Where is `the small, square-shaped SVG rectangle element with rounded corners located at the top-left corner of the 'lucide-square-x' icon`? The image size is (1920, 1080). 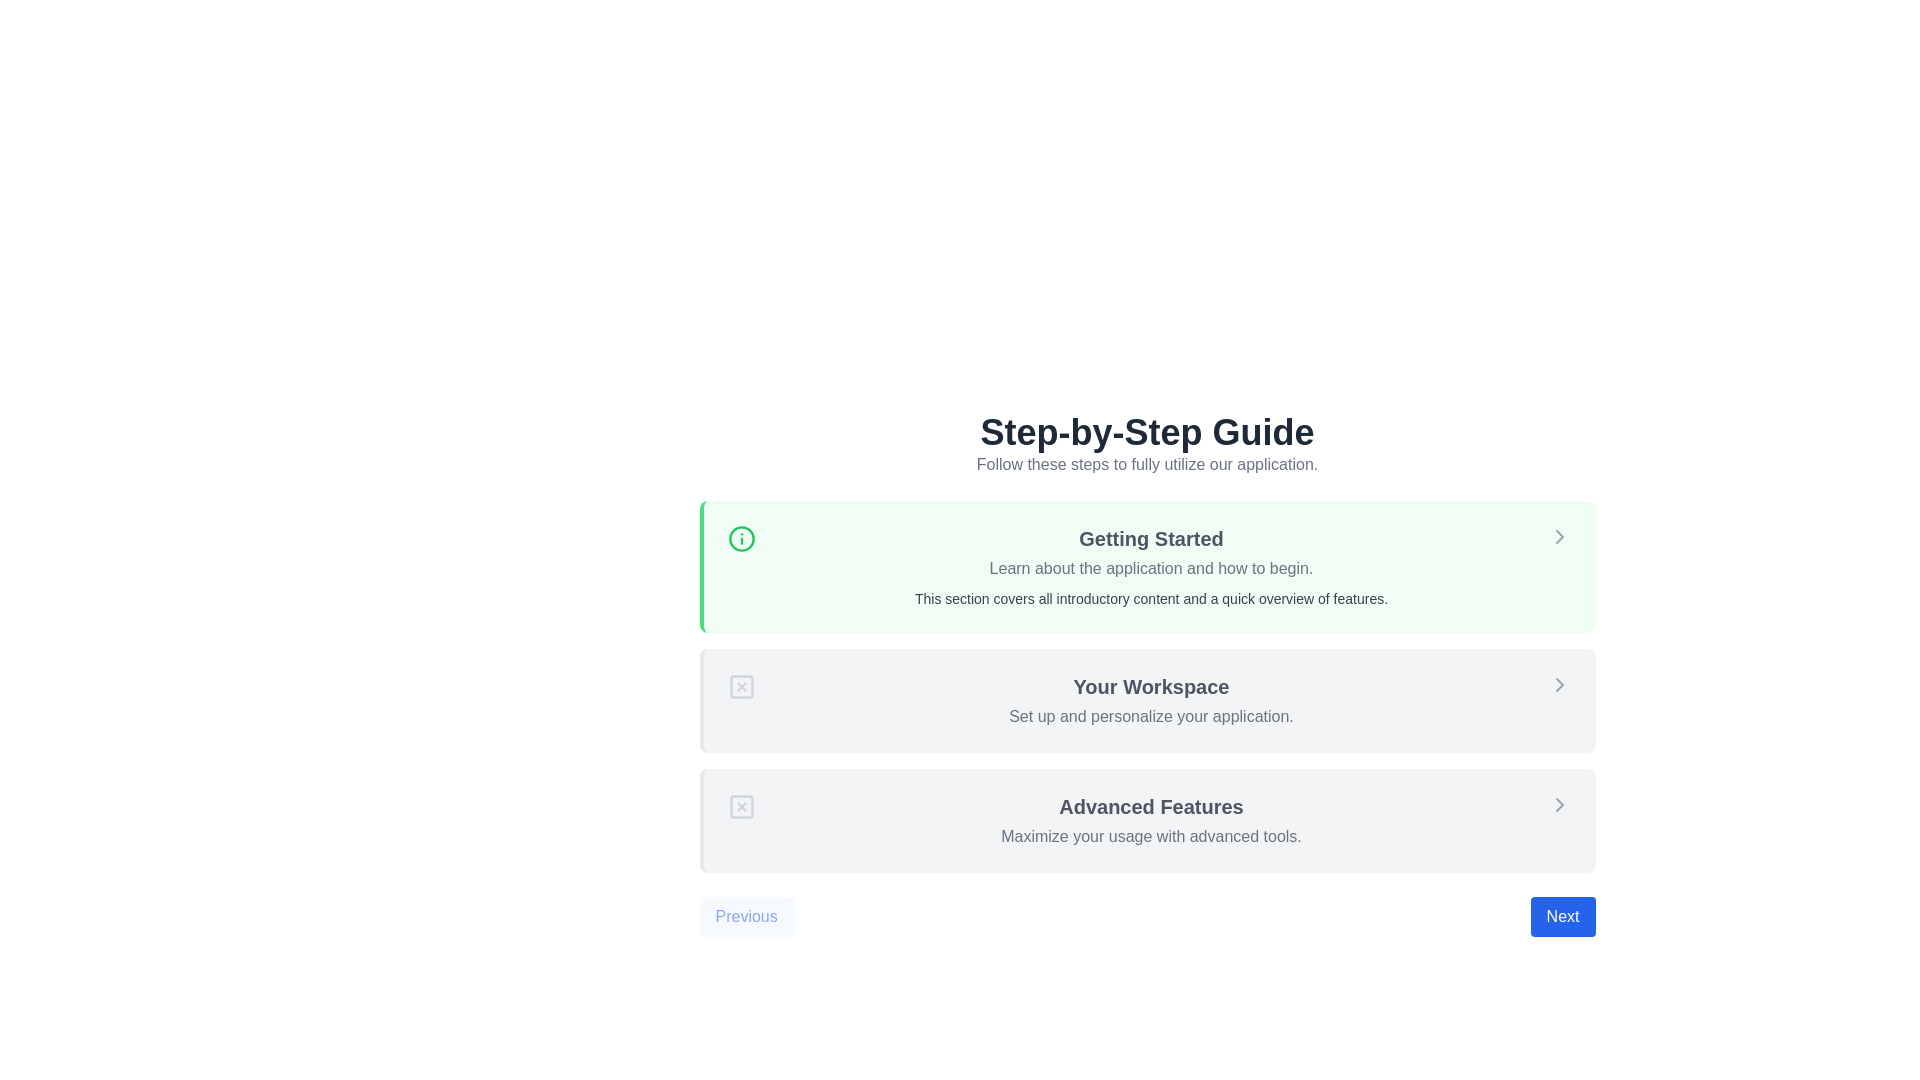
the small, square-shaped SVG rectangle element with rounded corners located at the top-left corner of the 'lucide-square-x' icon is located at coordinates (740, 685).